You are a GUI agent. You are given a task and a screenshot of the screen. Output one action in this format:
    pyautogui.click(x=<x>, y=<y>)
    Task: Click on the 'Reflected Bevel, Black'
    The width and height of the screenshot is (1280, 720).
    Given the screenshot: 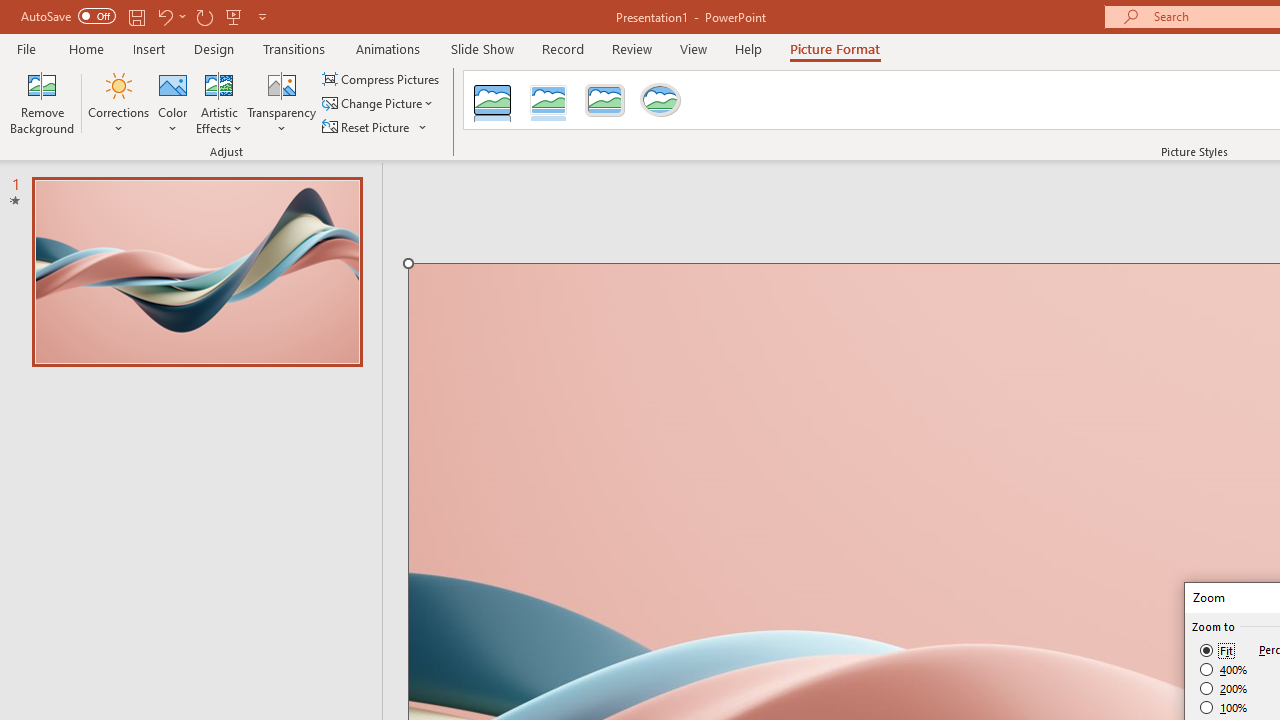 What is the action you would take?
    pyautogui.click(x=492, y=100)
    